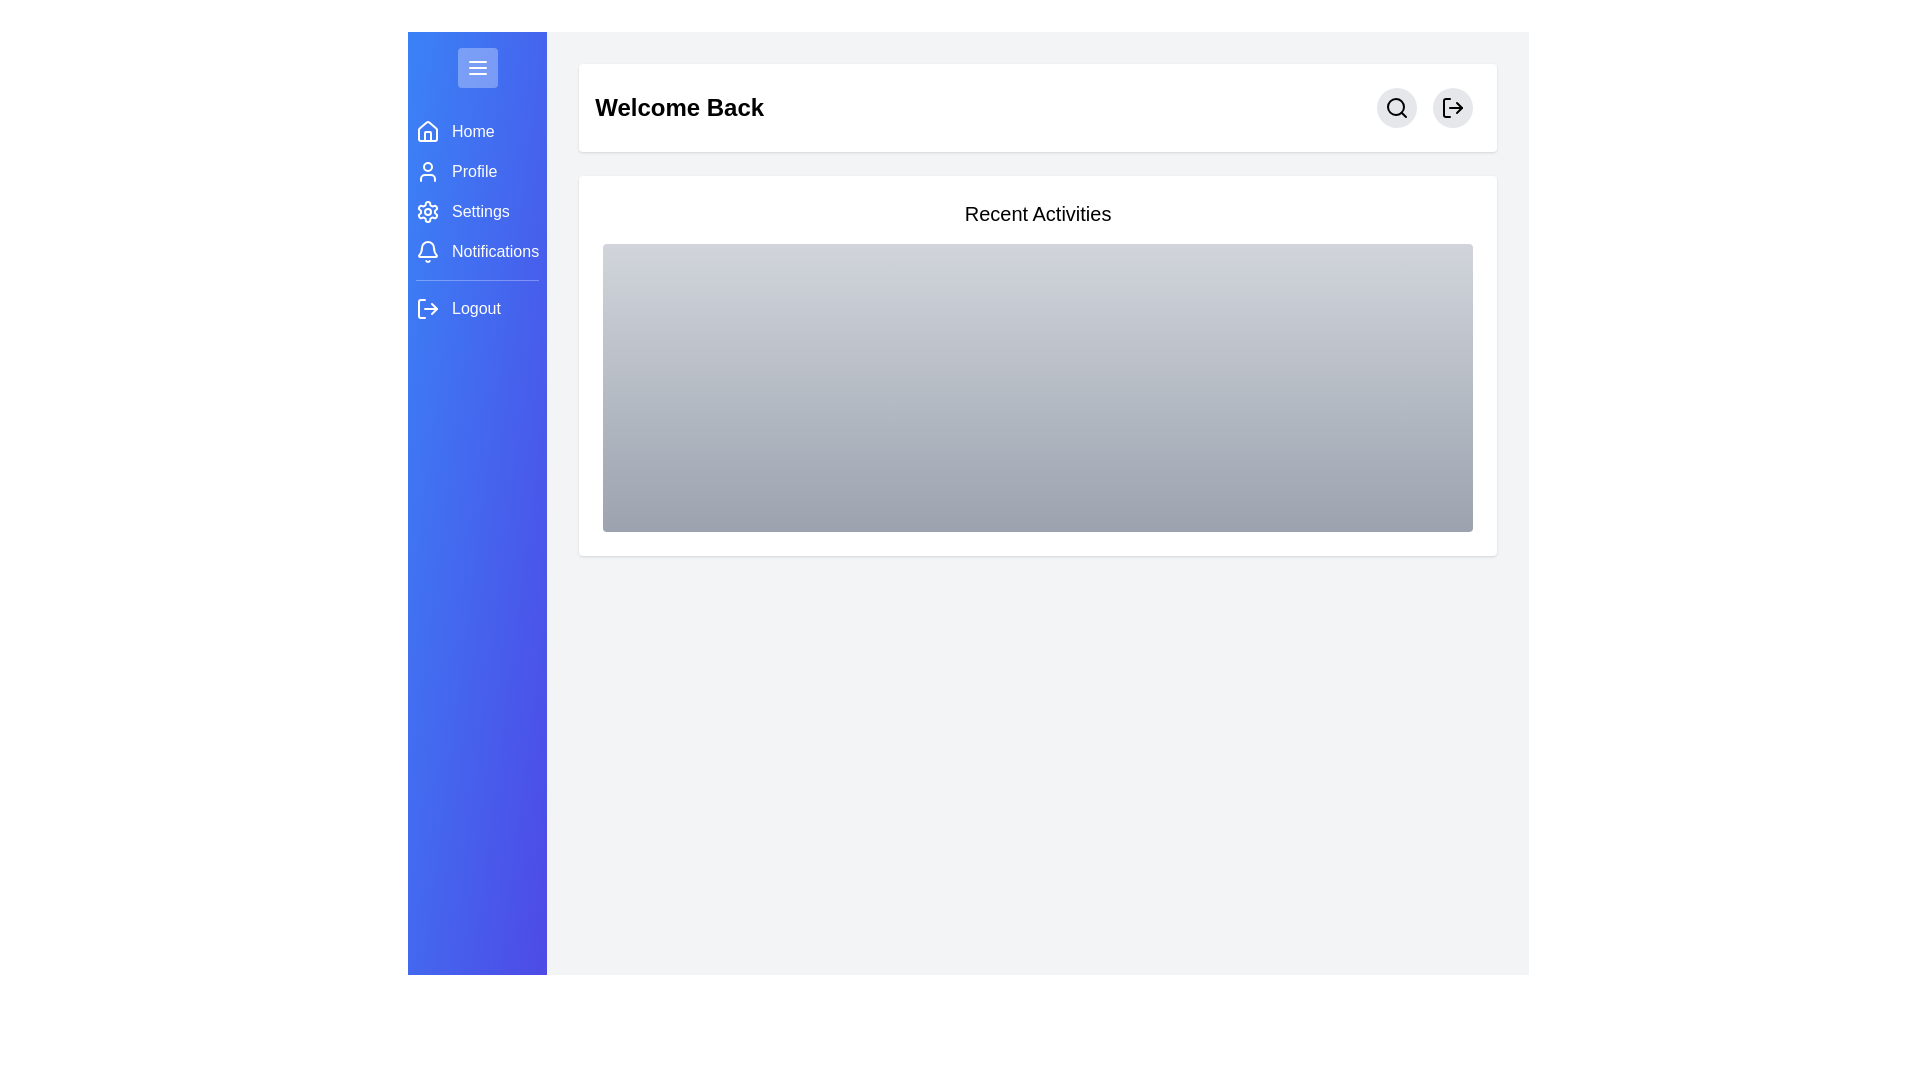  Describe the element at coordinates (472, 131) in the screenshot. I see `the 'Home' text label in the left vertical navigation bar` at that location.